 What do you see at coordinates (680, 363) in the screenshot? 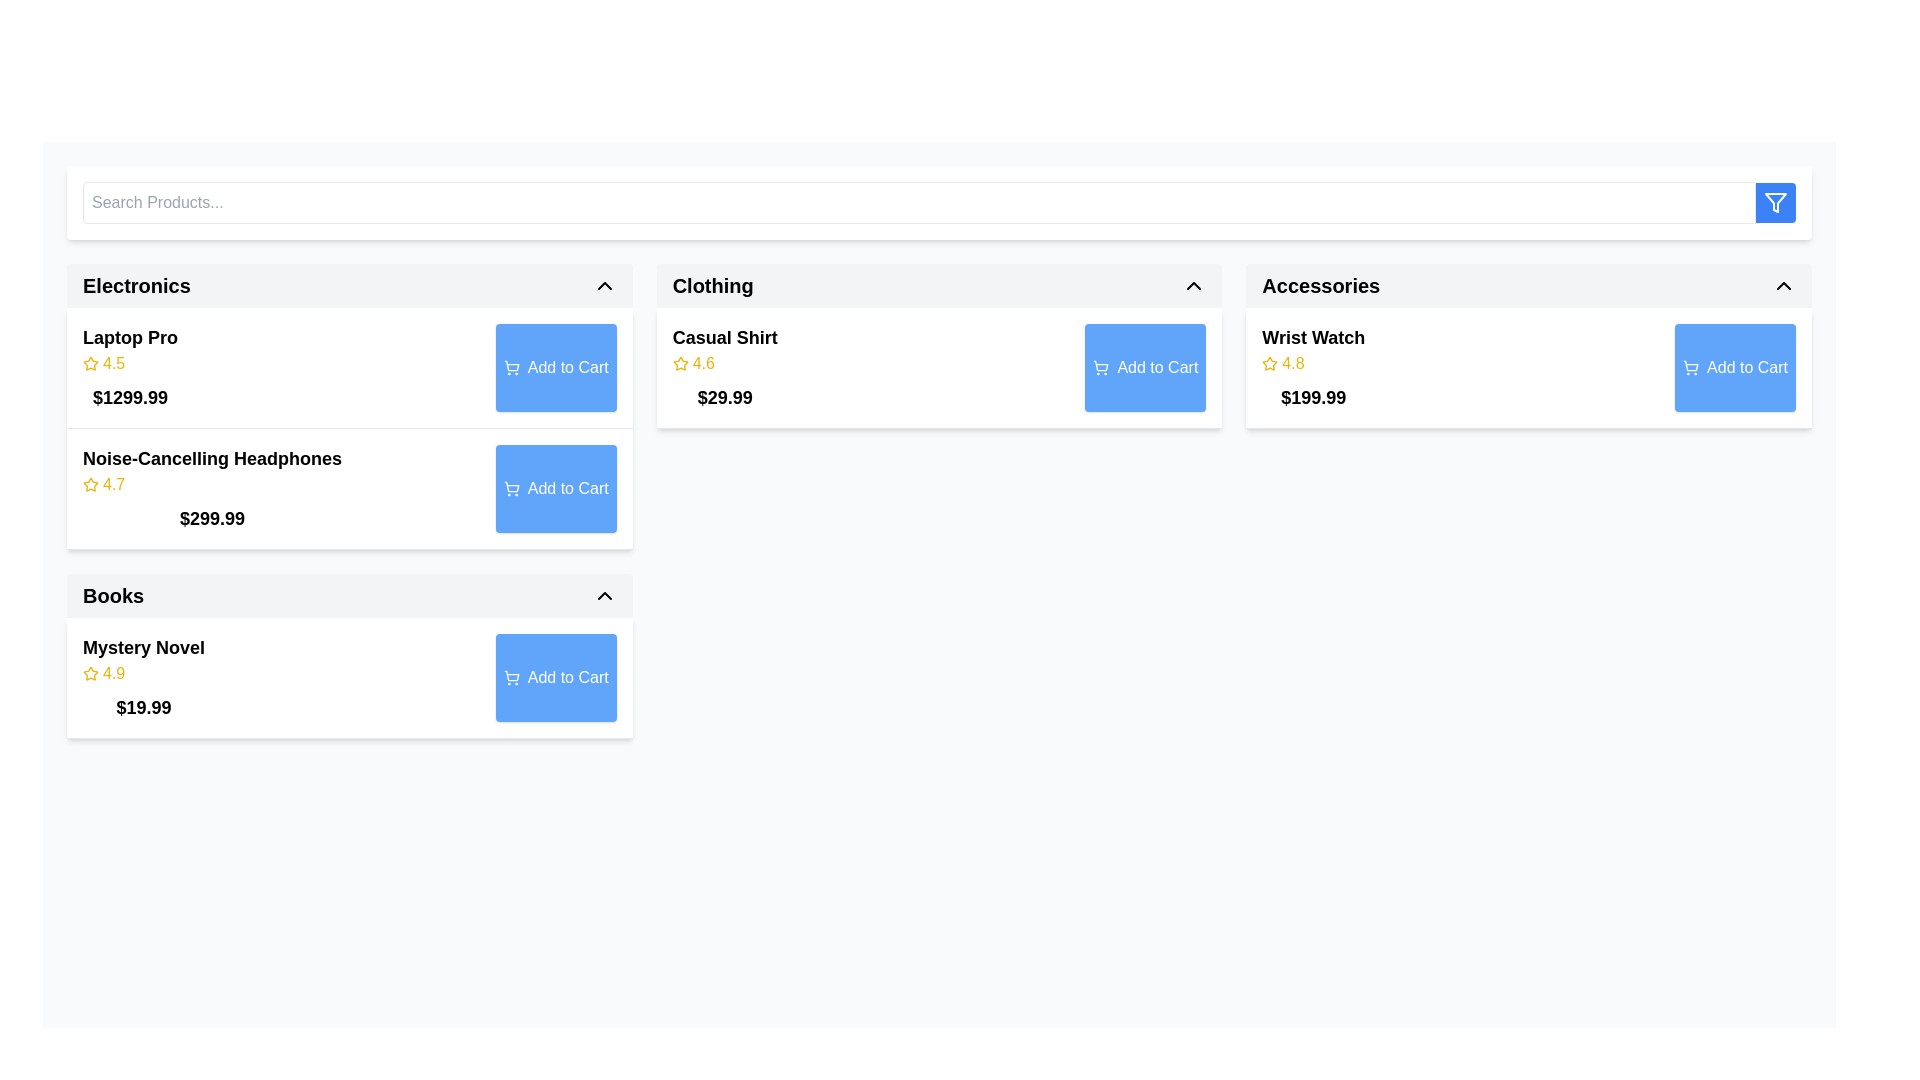
I see `small, yellow star-shaped icon with a stroke outline located next to the text '4.6' for the 'Casual Shirt' item` at bounding box center [680, 363].